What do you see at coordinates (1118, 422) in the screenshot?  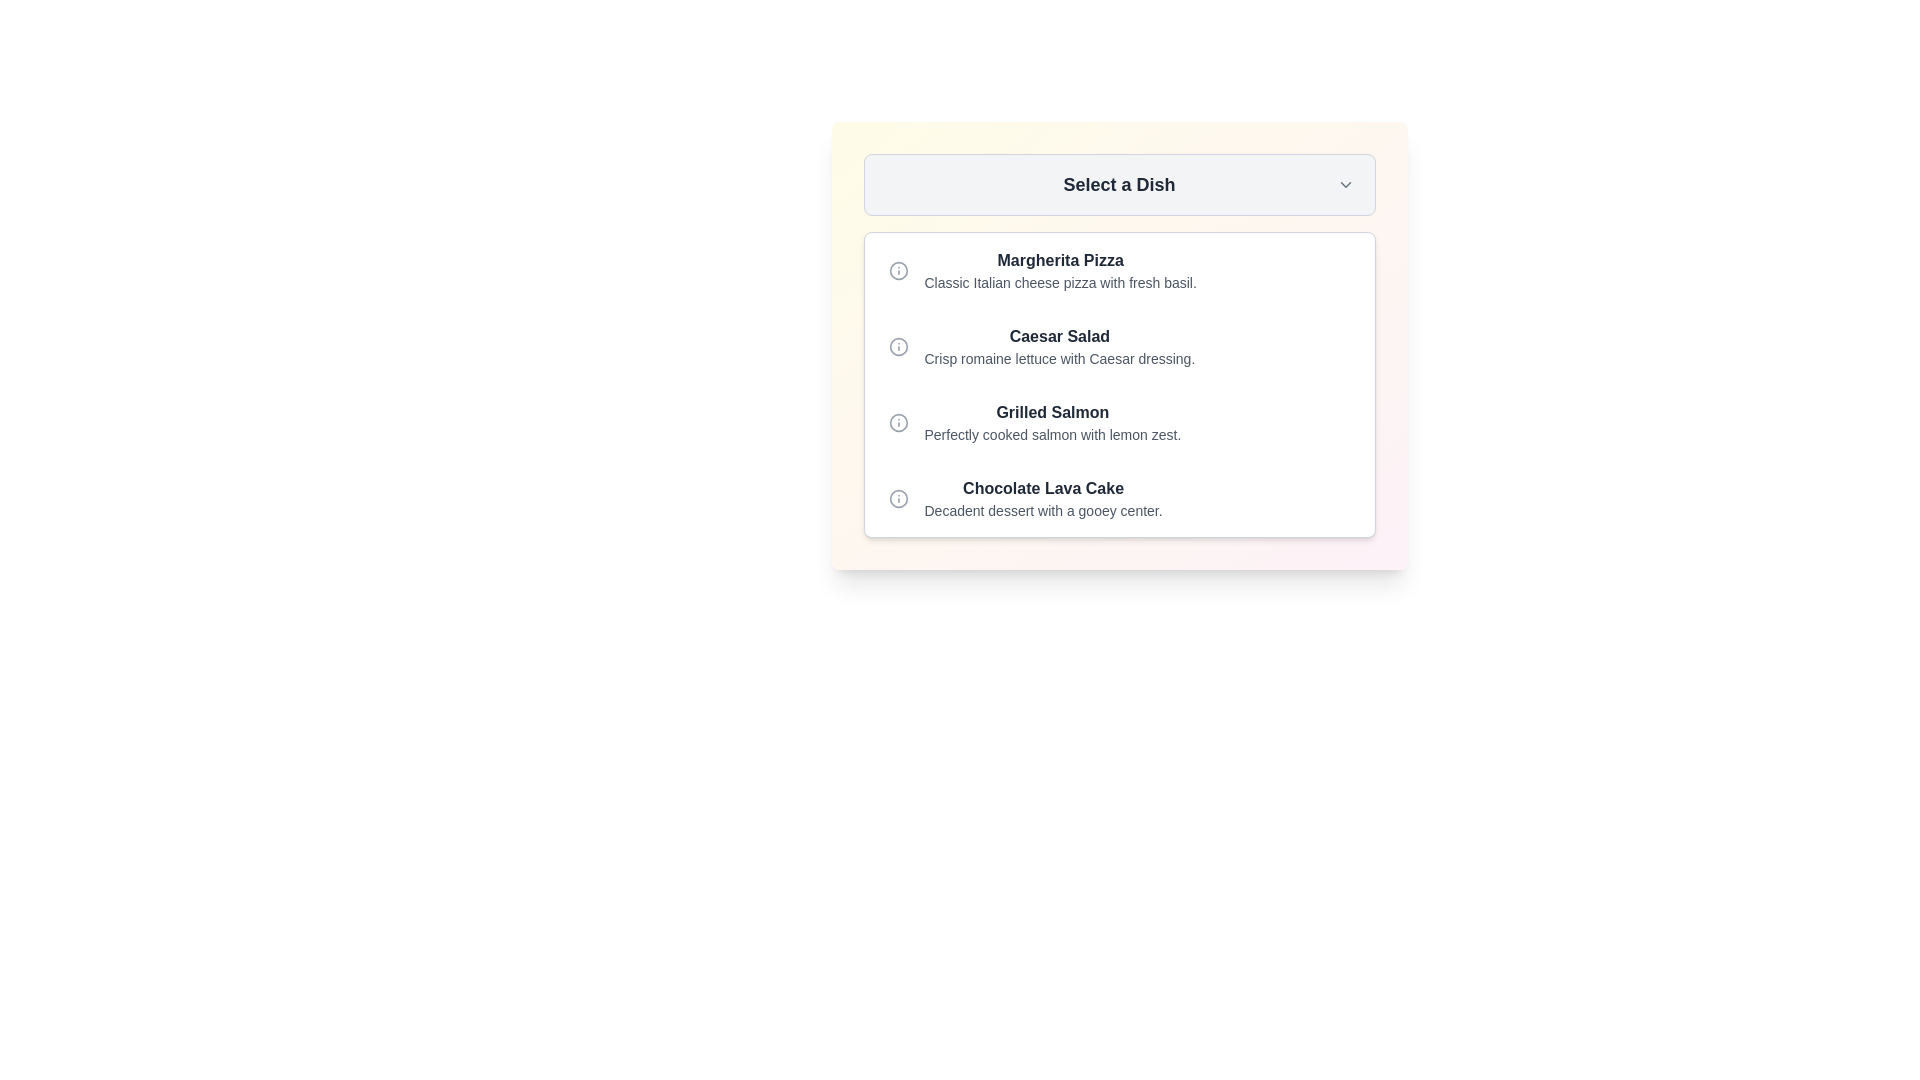 I see `the selectable list item for 'Grilled Salmon', which is the third item under the heading 'Select a Dish'` at bounding box center [1118, 422].